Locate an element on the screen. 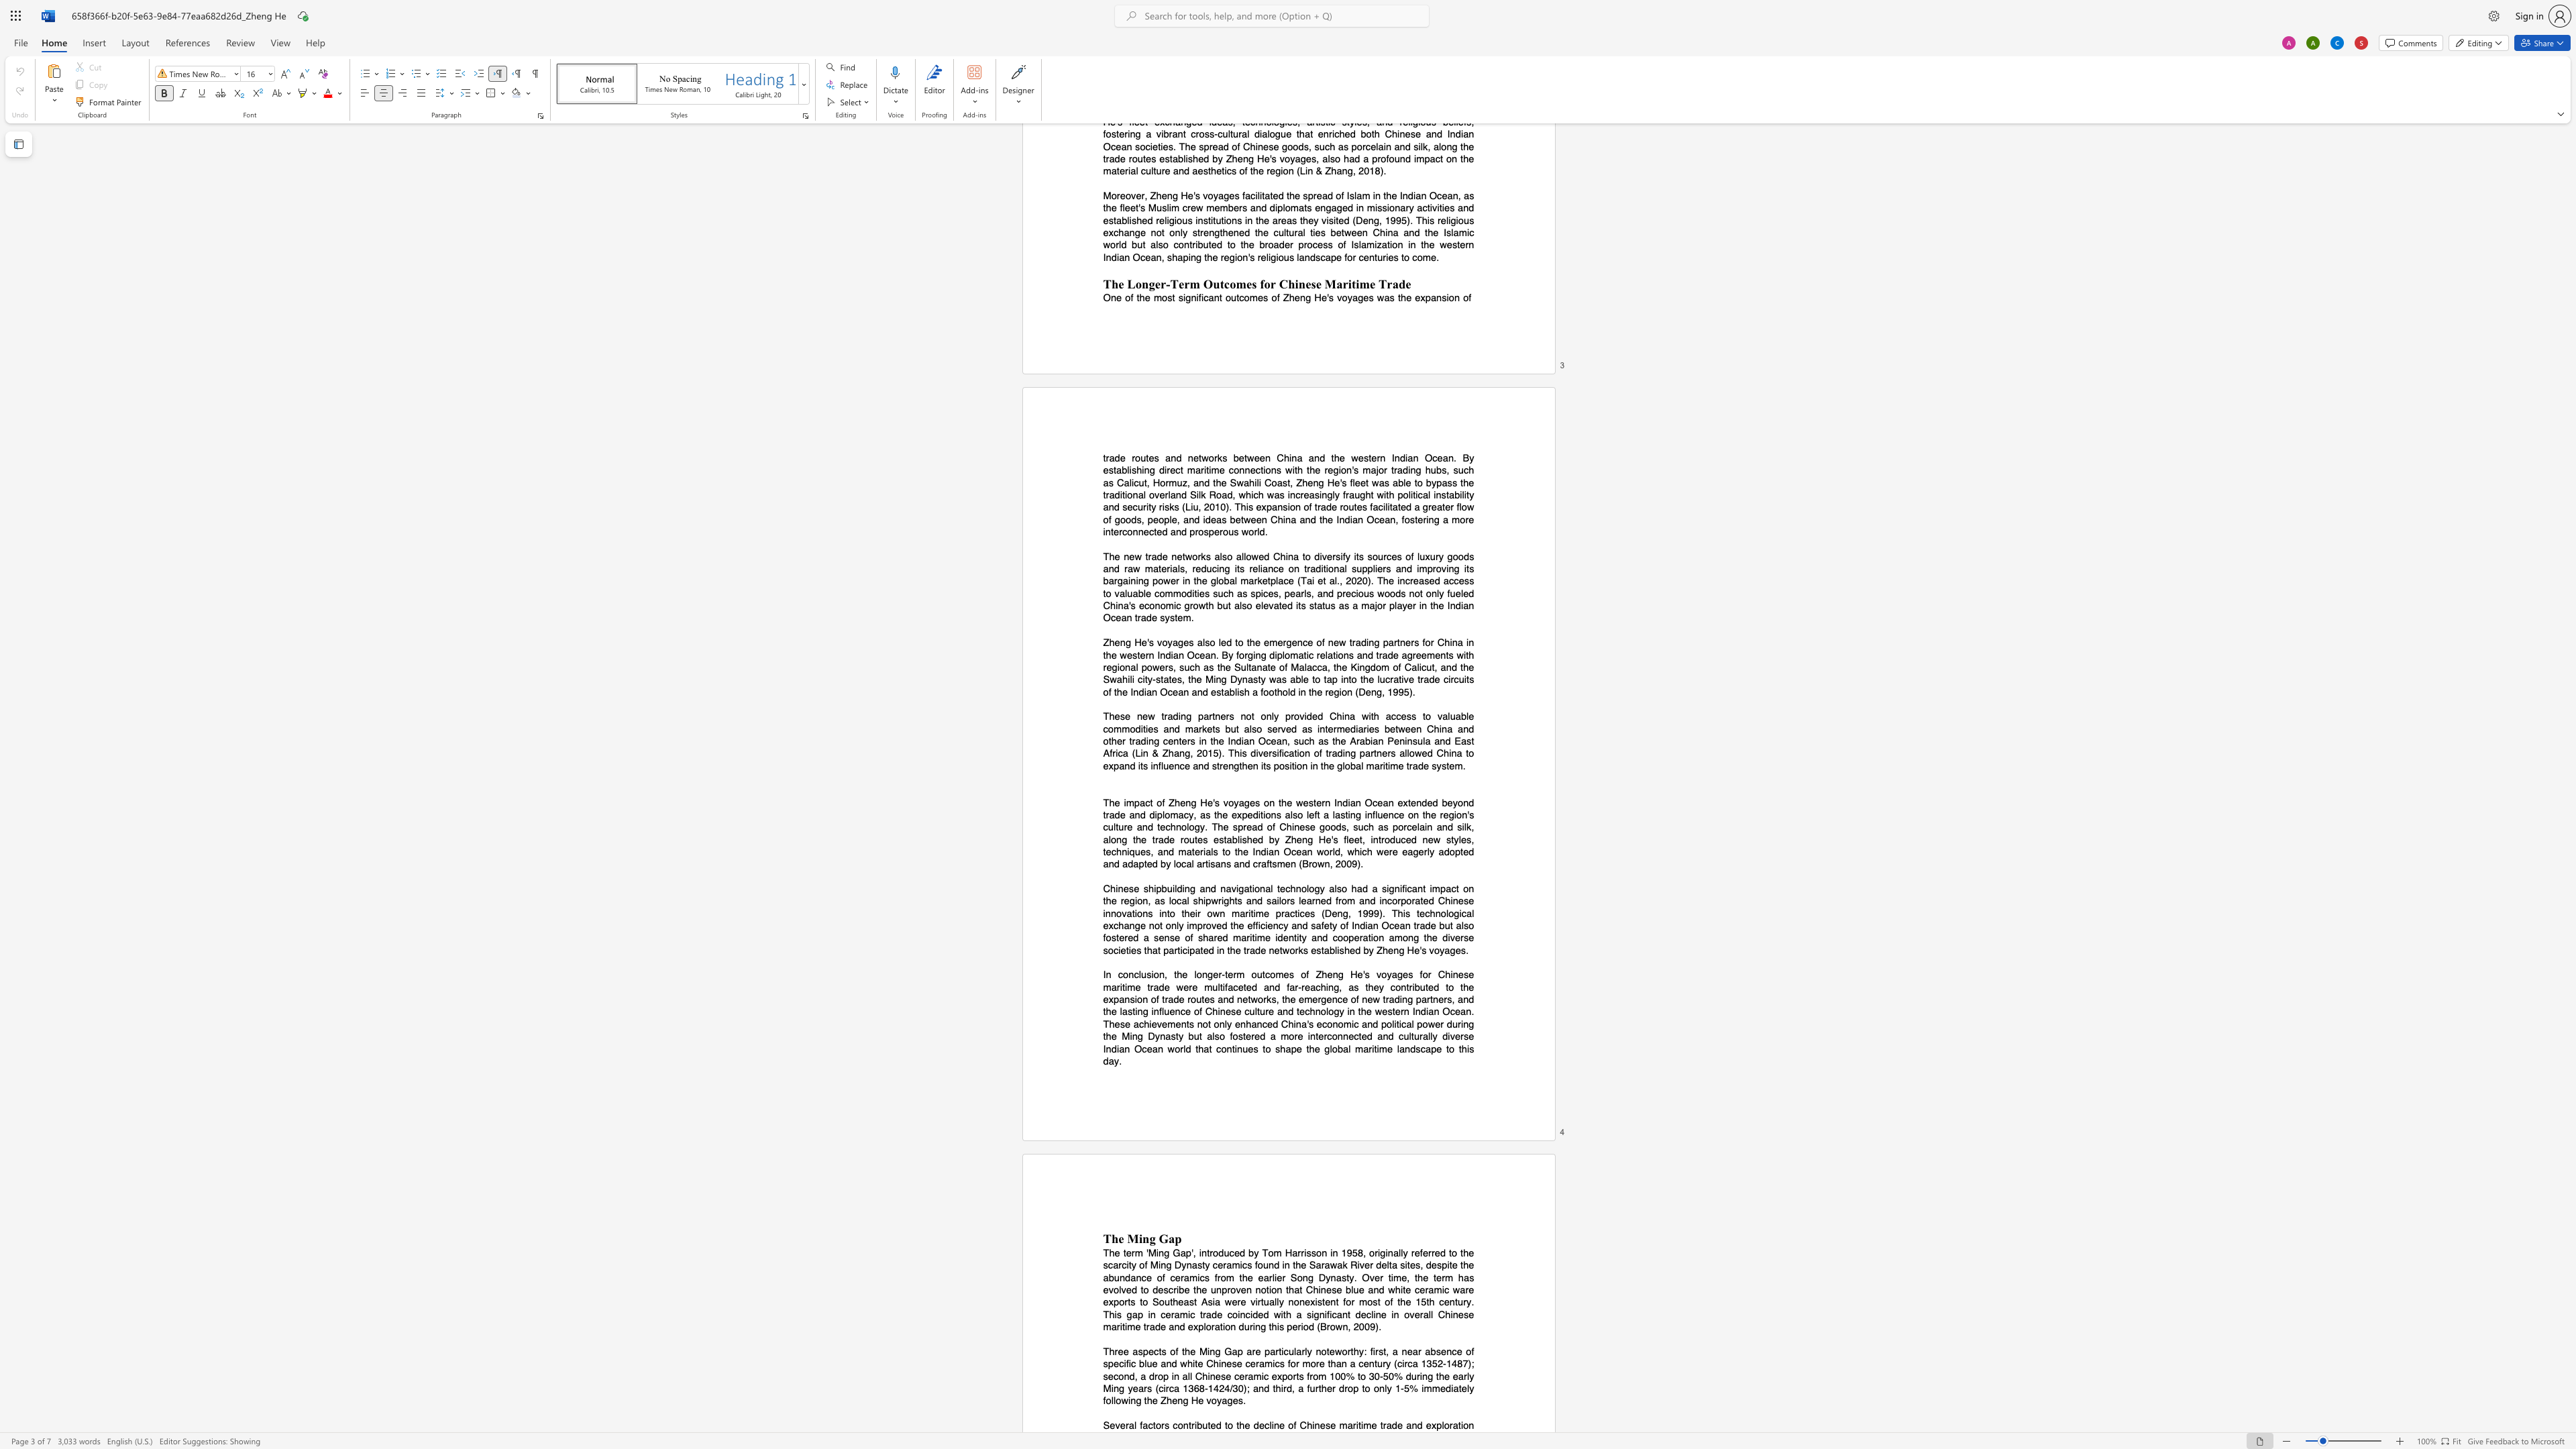 The width and height of the screenshot is (2576, 1449). the subset text "es" within the text "established" is located at coordinates (1214, 839).